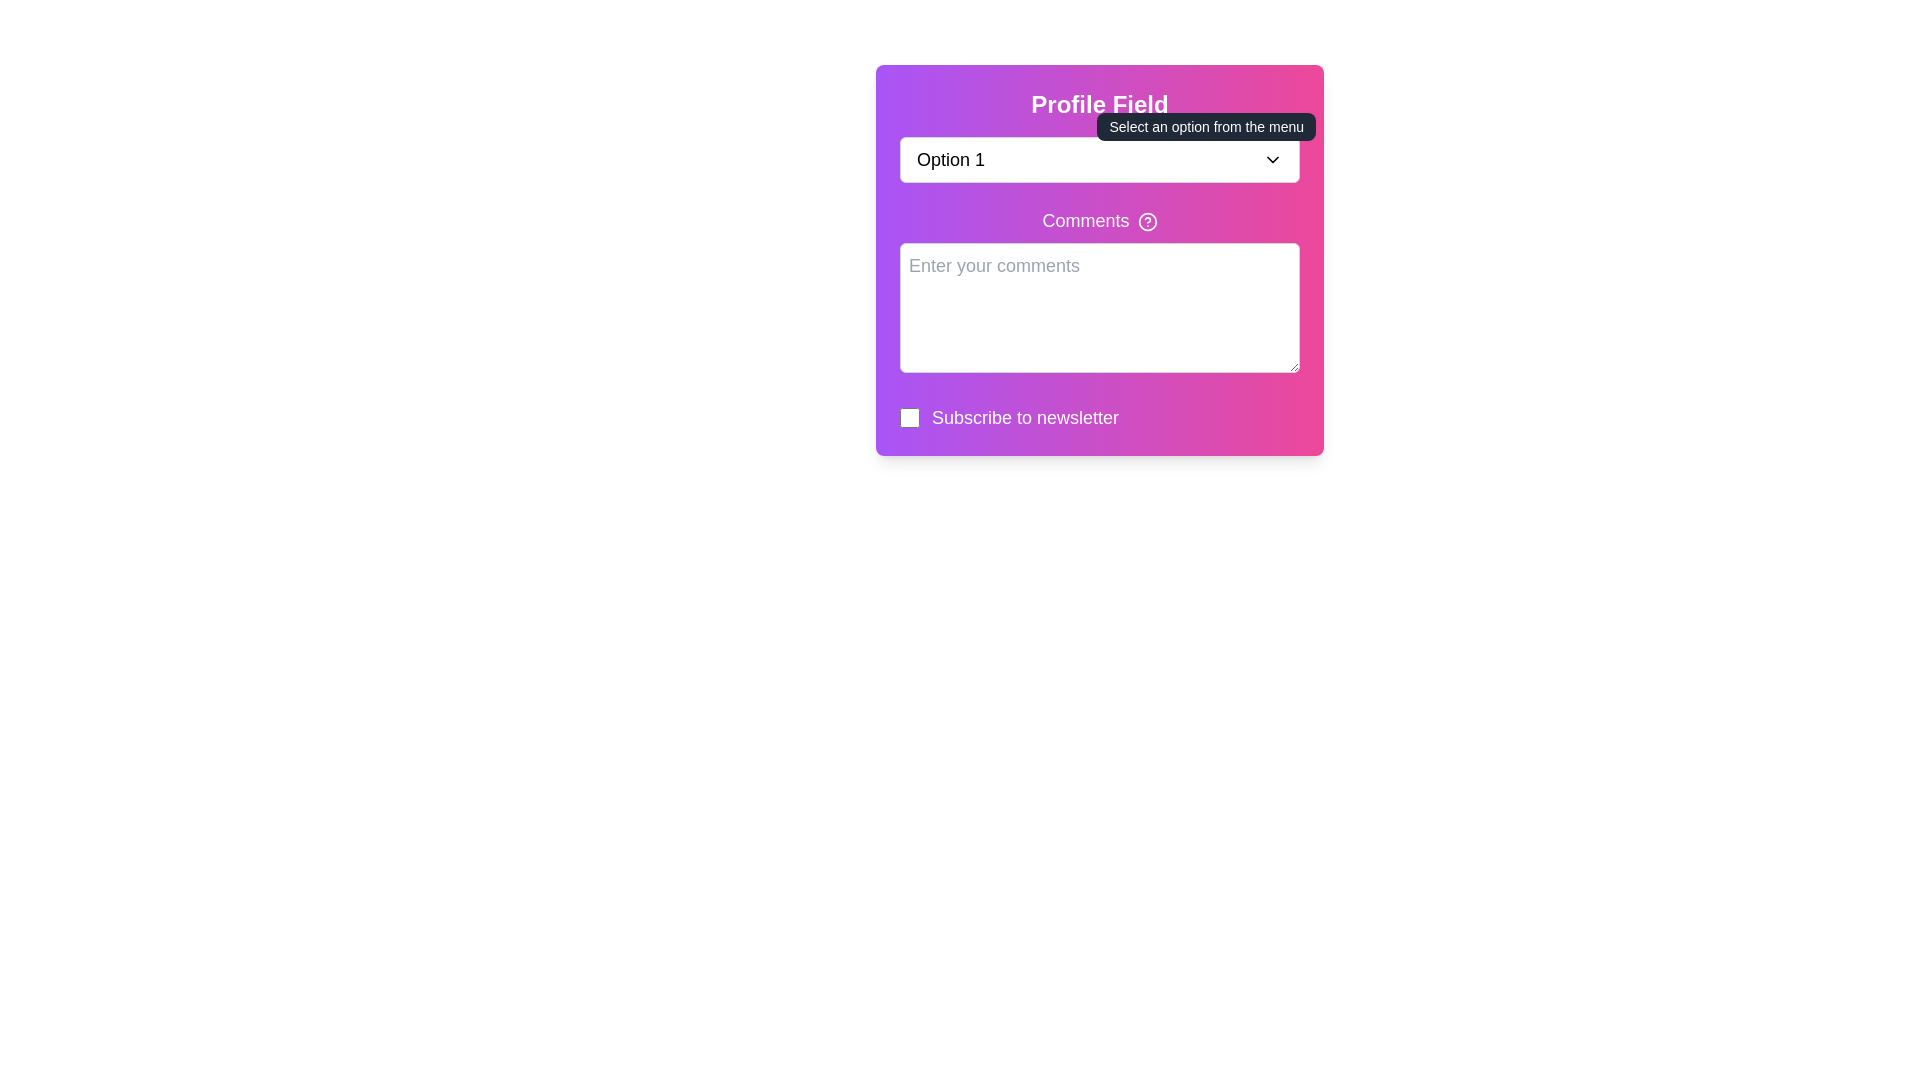 This screenshot has width=1920, height=1080. What do you see at coordinates (1098, 416) in the screenshot?
I see `the 'Subscribe to newsletter' checkbox element which is styled with a purple border and located below the 'Comments' text area` at bounding box center [1098, 416].